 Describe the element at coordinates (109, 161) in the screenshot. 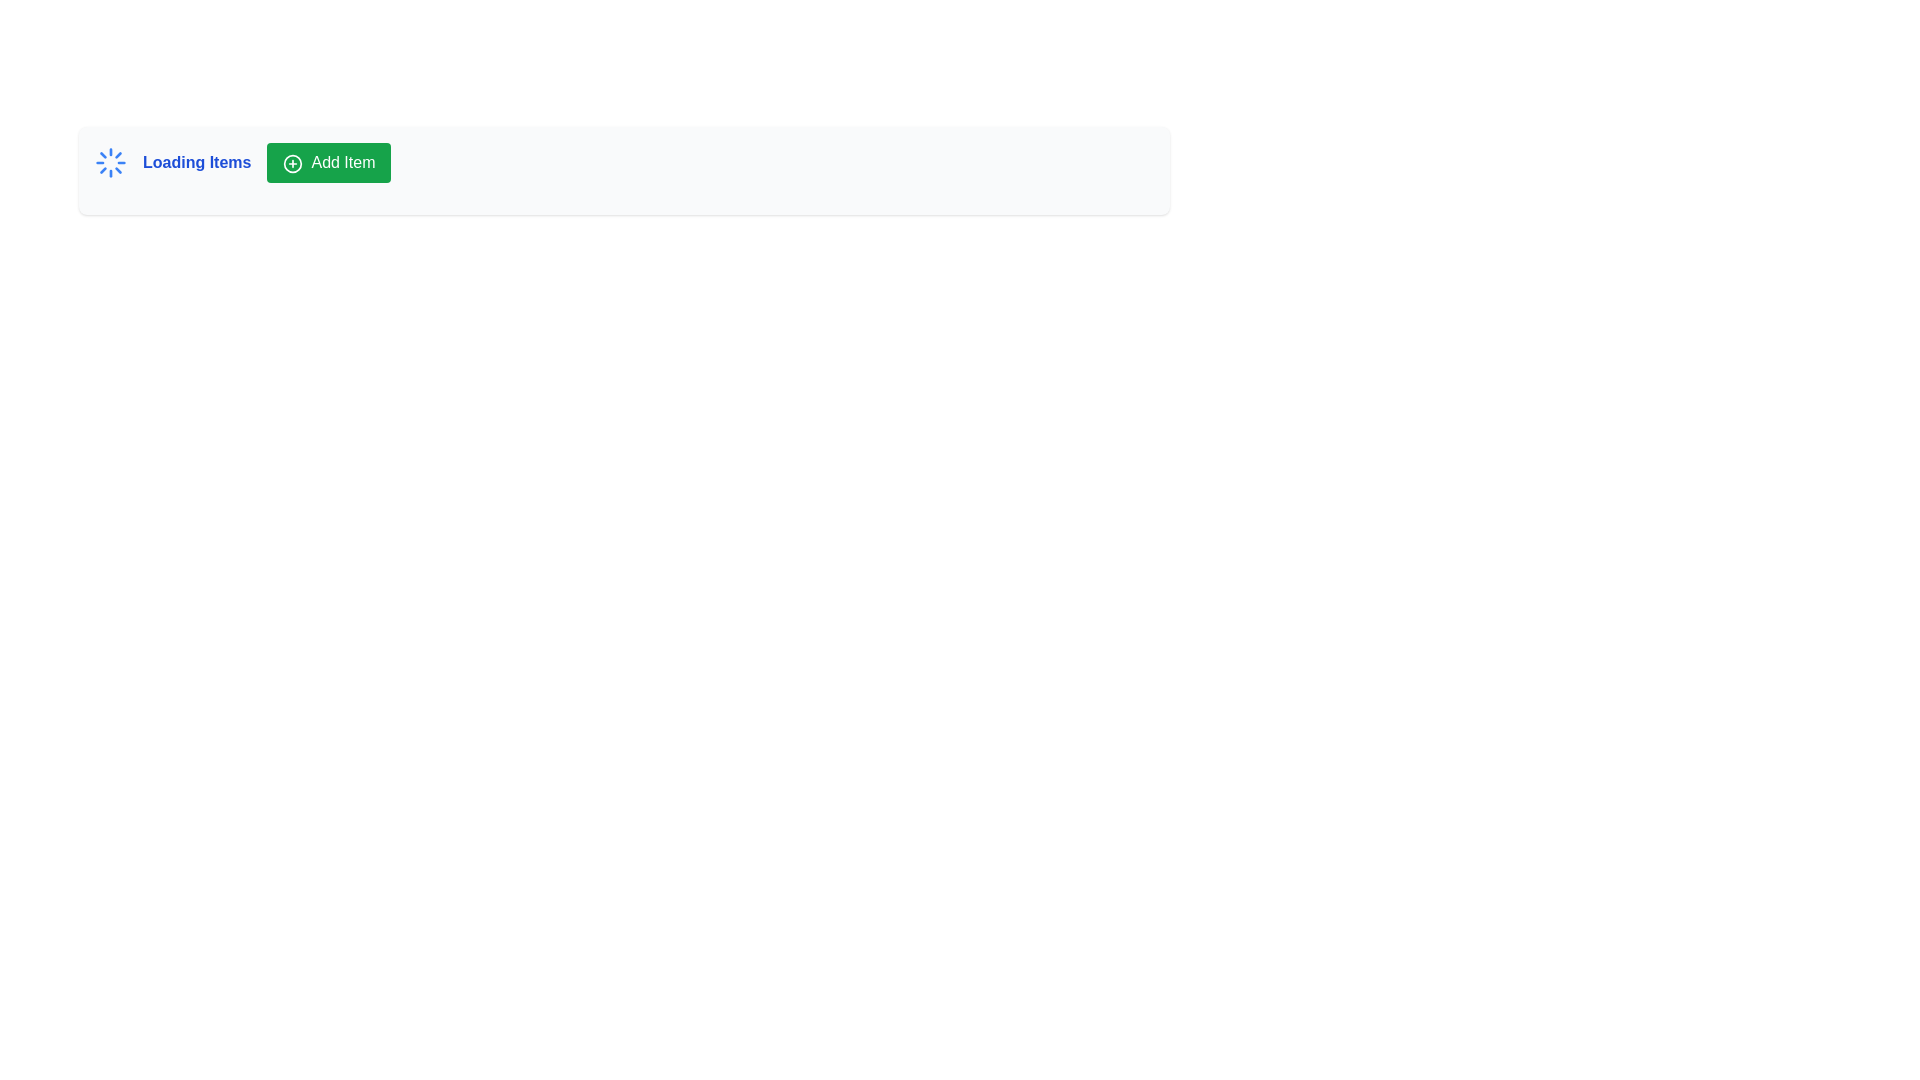

I see `the Loading Spinner Icon, which is a blue circular spinner located to the left of the 'Loading Items' text` at that location.